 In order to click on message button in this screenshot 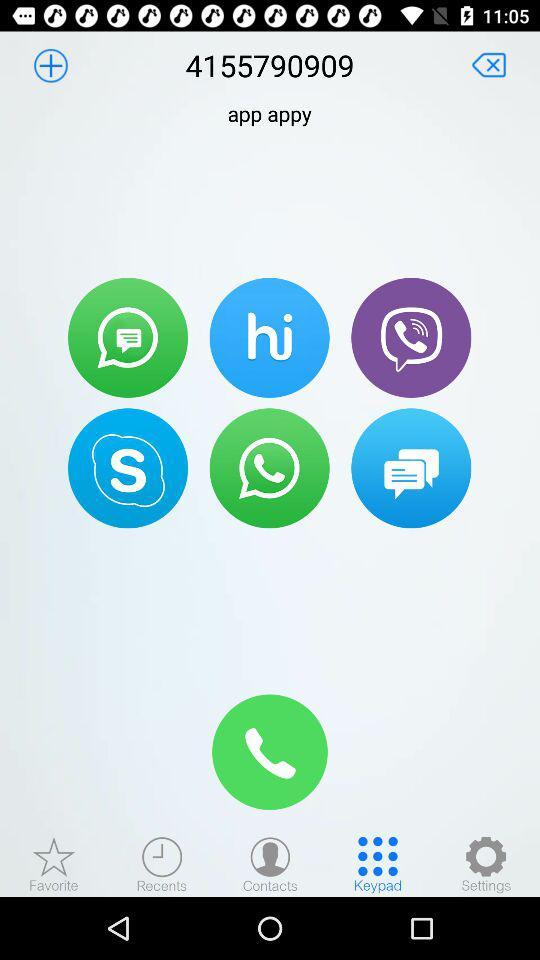, I will do `click(410, 468)`.